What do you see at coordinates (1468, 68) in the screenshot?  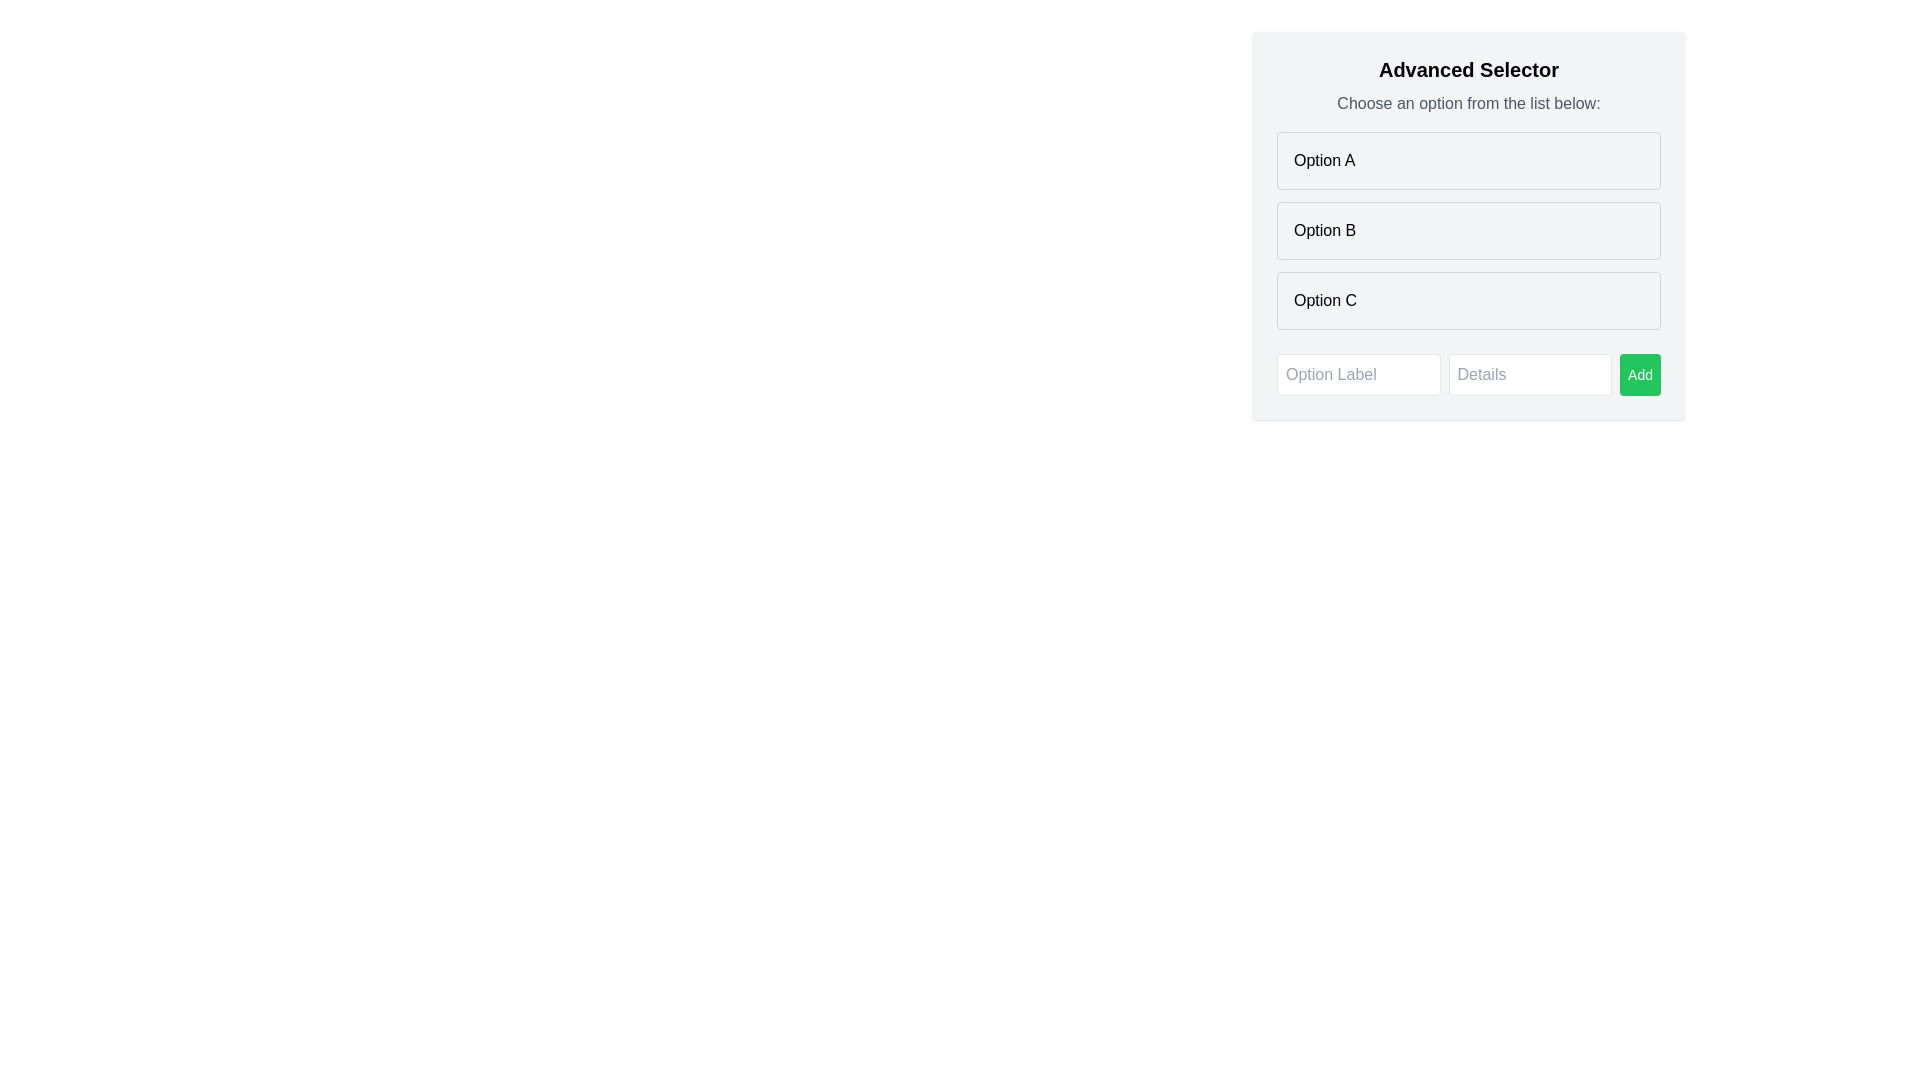 I see `the bold, large-sized text element reading 'Advanced Selector' which is centered at the top of its containing box` at bounding box center [1468, 68].